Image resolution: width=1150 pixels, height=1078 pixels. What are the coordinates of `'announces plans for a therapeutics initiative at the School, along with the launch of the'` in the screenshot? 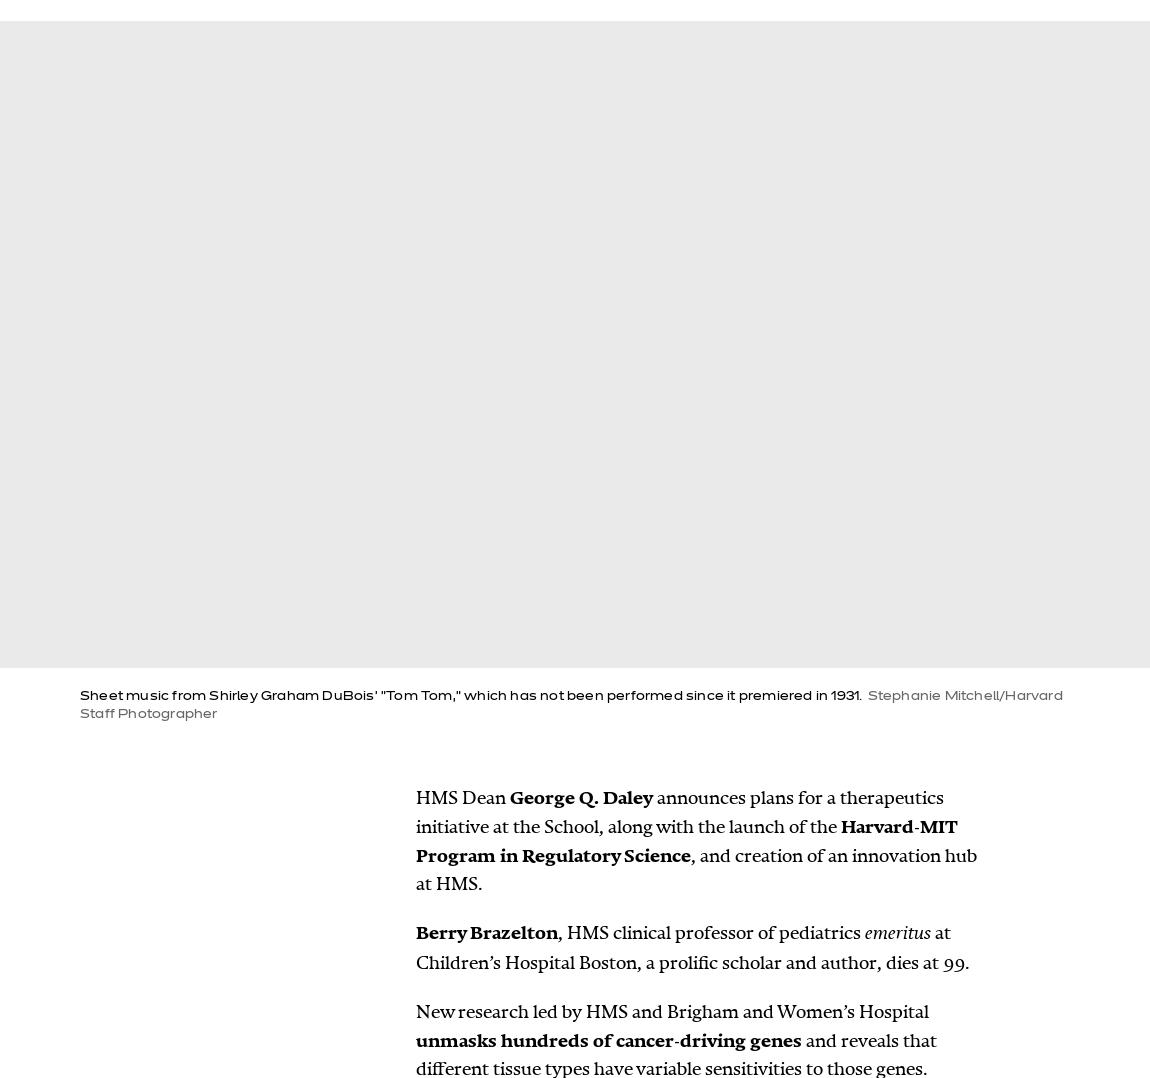 It's located at (678, 811).